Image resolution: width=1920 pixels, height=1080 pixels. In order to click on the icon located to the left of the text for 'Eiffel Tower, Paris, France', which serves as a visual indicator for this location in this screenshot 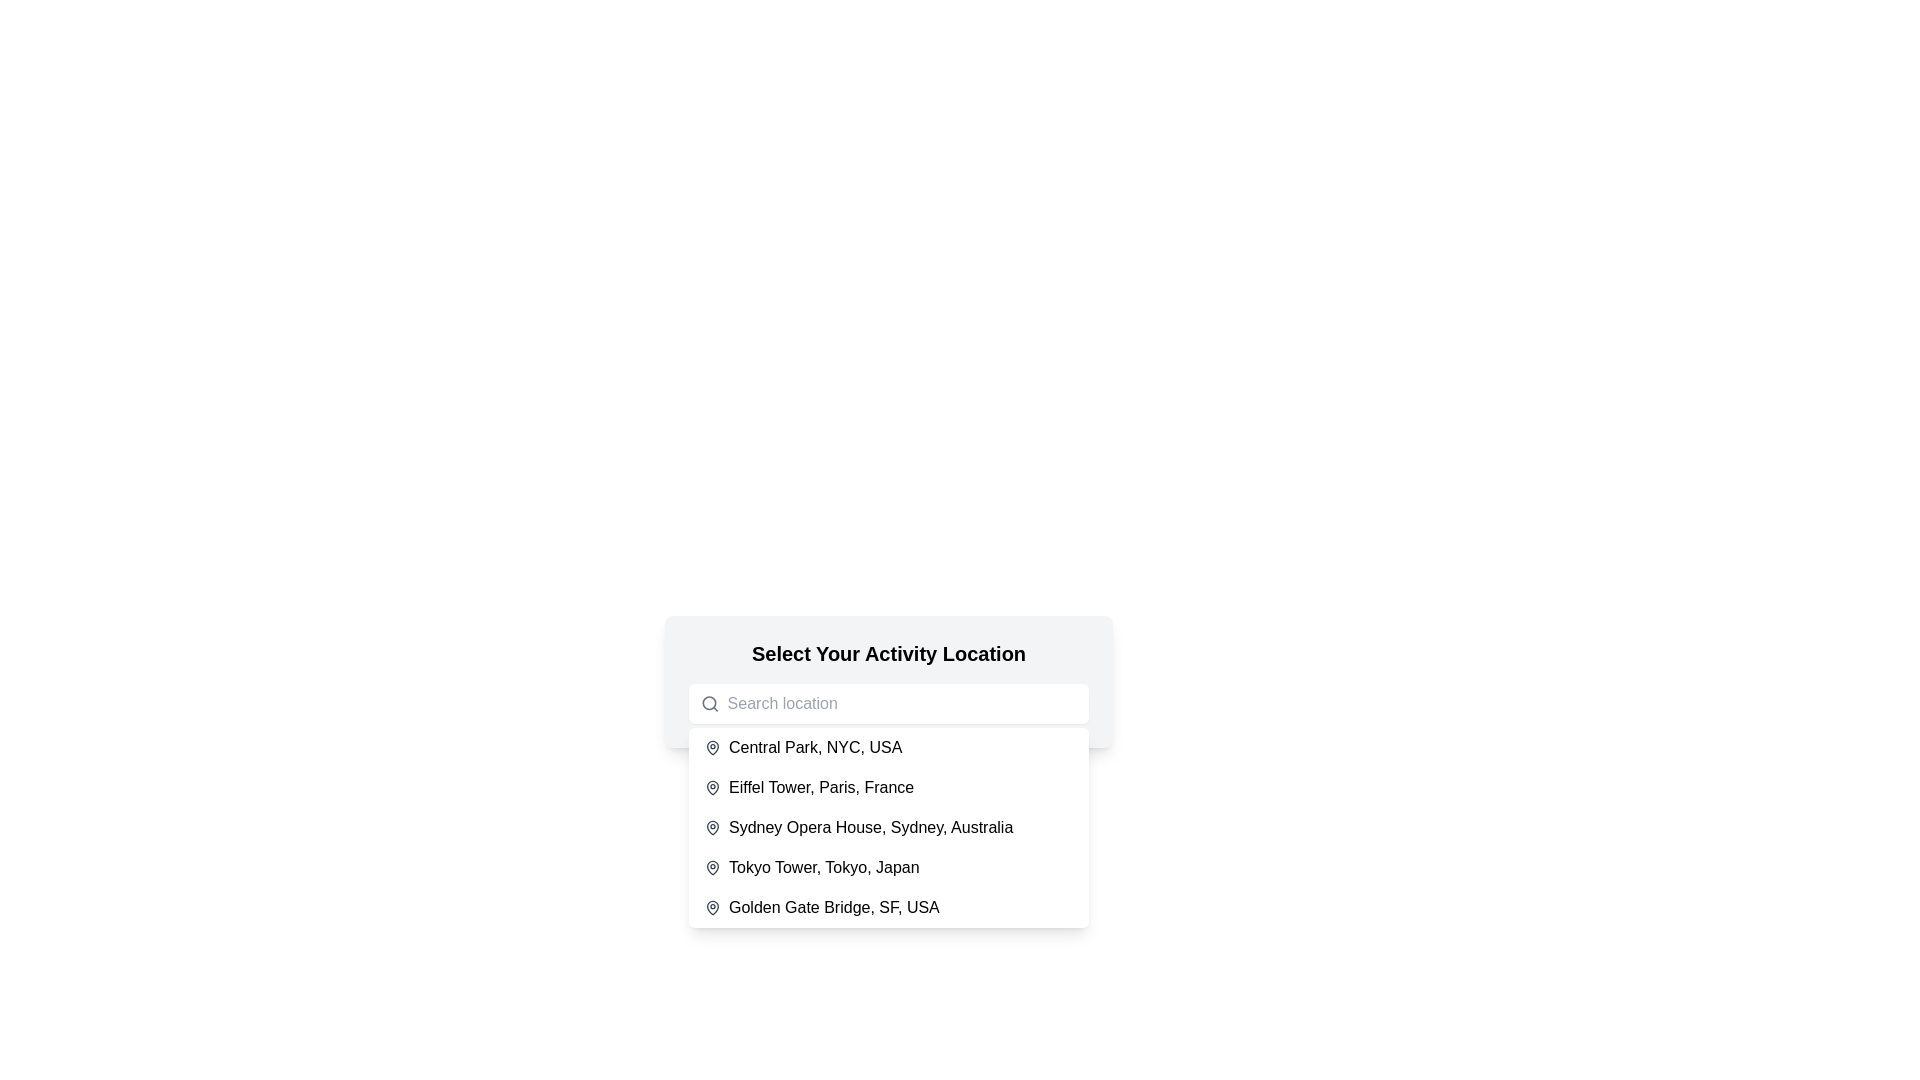, I will do `click(713, 786)`.